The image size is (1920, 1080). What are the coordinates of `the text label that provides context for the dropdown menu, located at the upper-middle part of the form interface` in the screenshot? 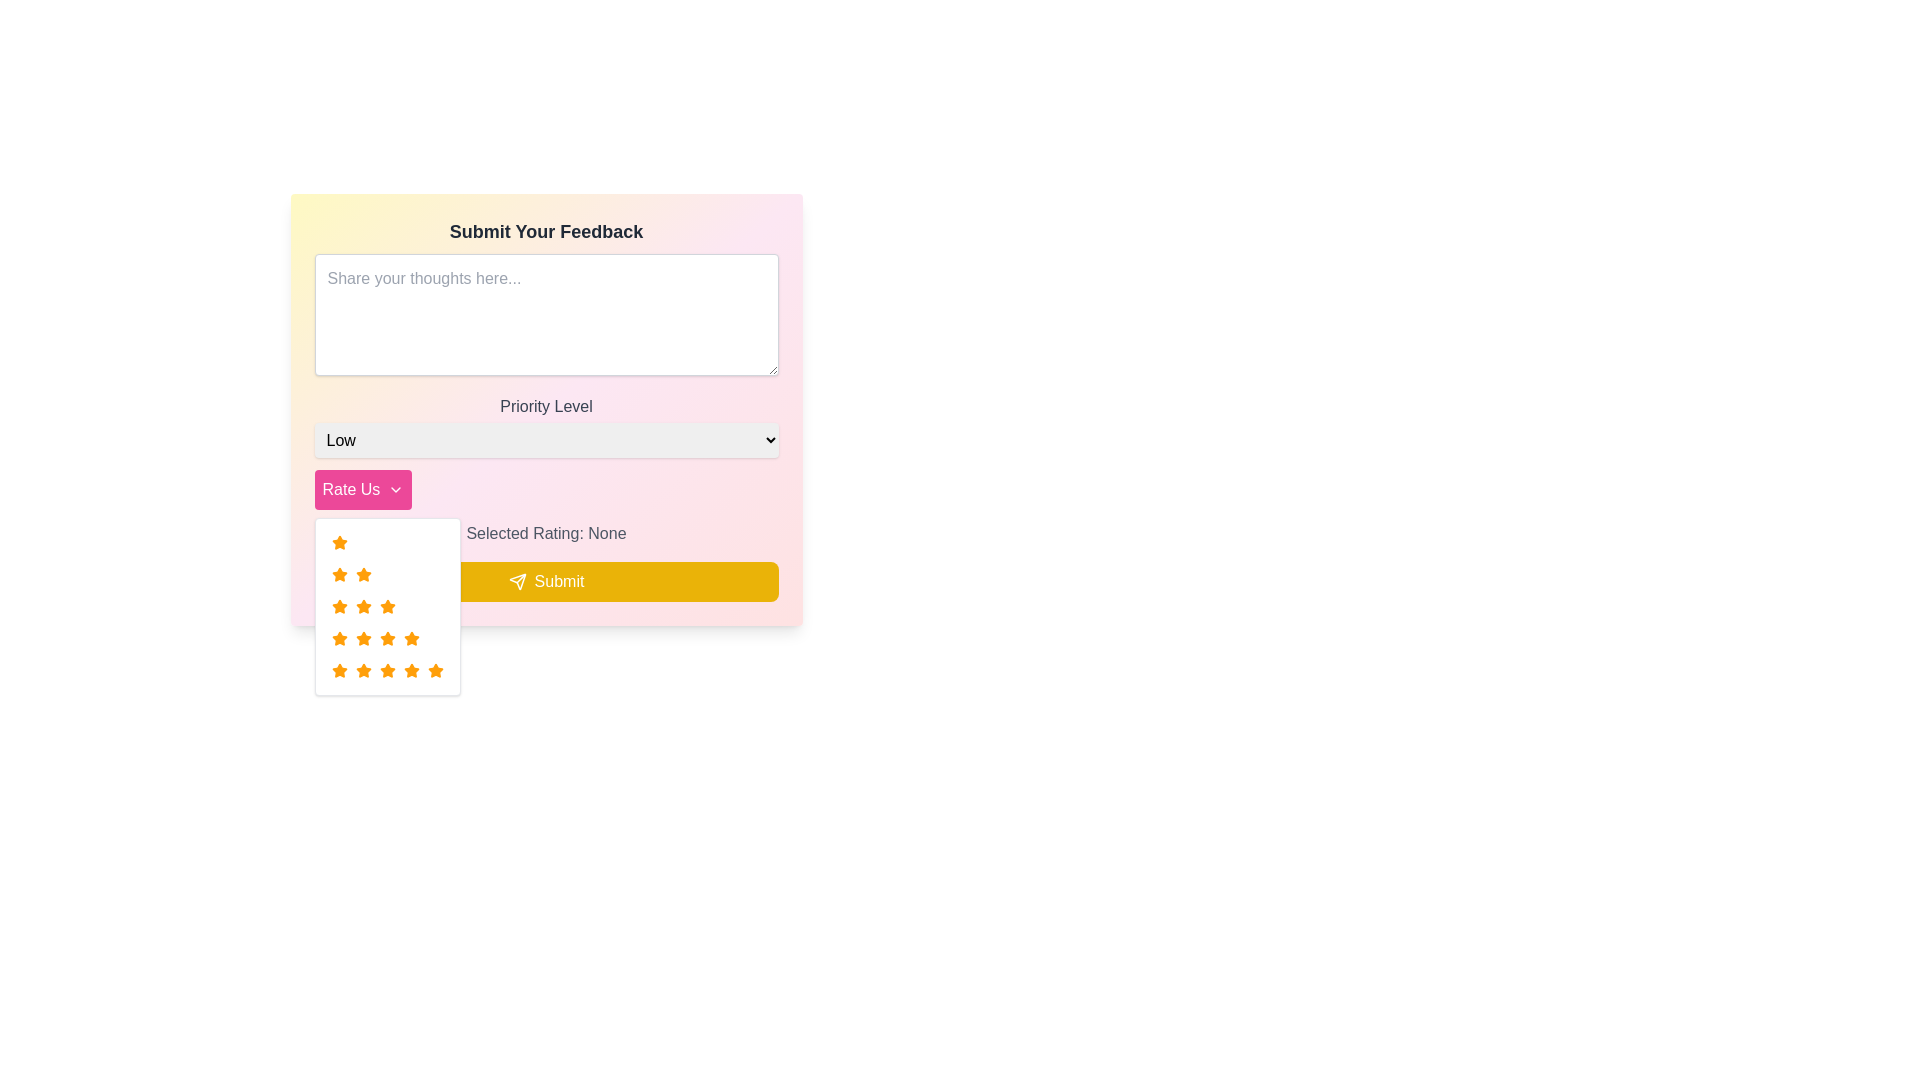 It's located at (546, 406).